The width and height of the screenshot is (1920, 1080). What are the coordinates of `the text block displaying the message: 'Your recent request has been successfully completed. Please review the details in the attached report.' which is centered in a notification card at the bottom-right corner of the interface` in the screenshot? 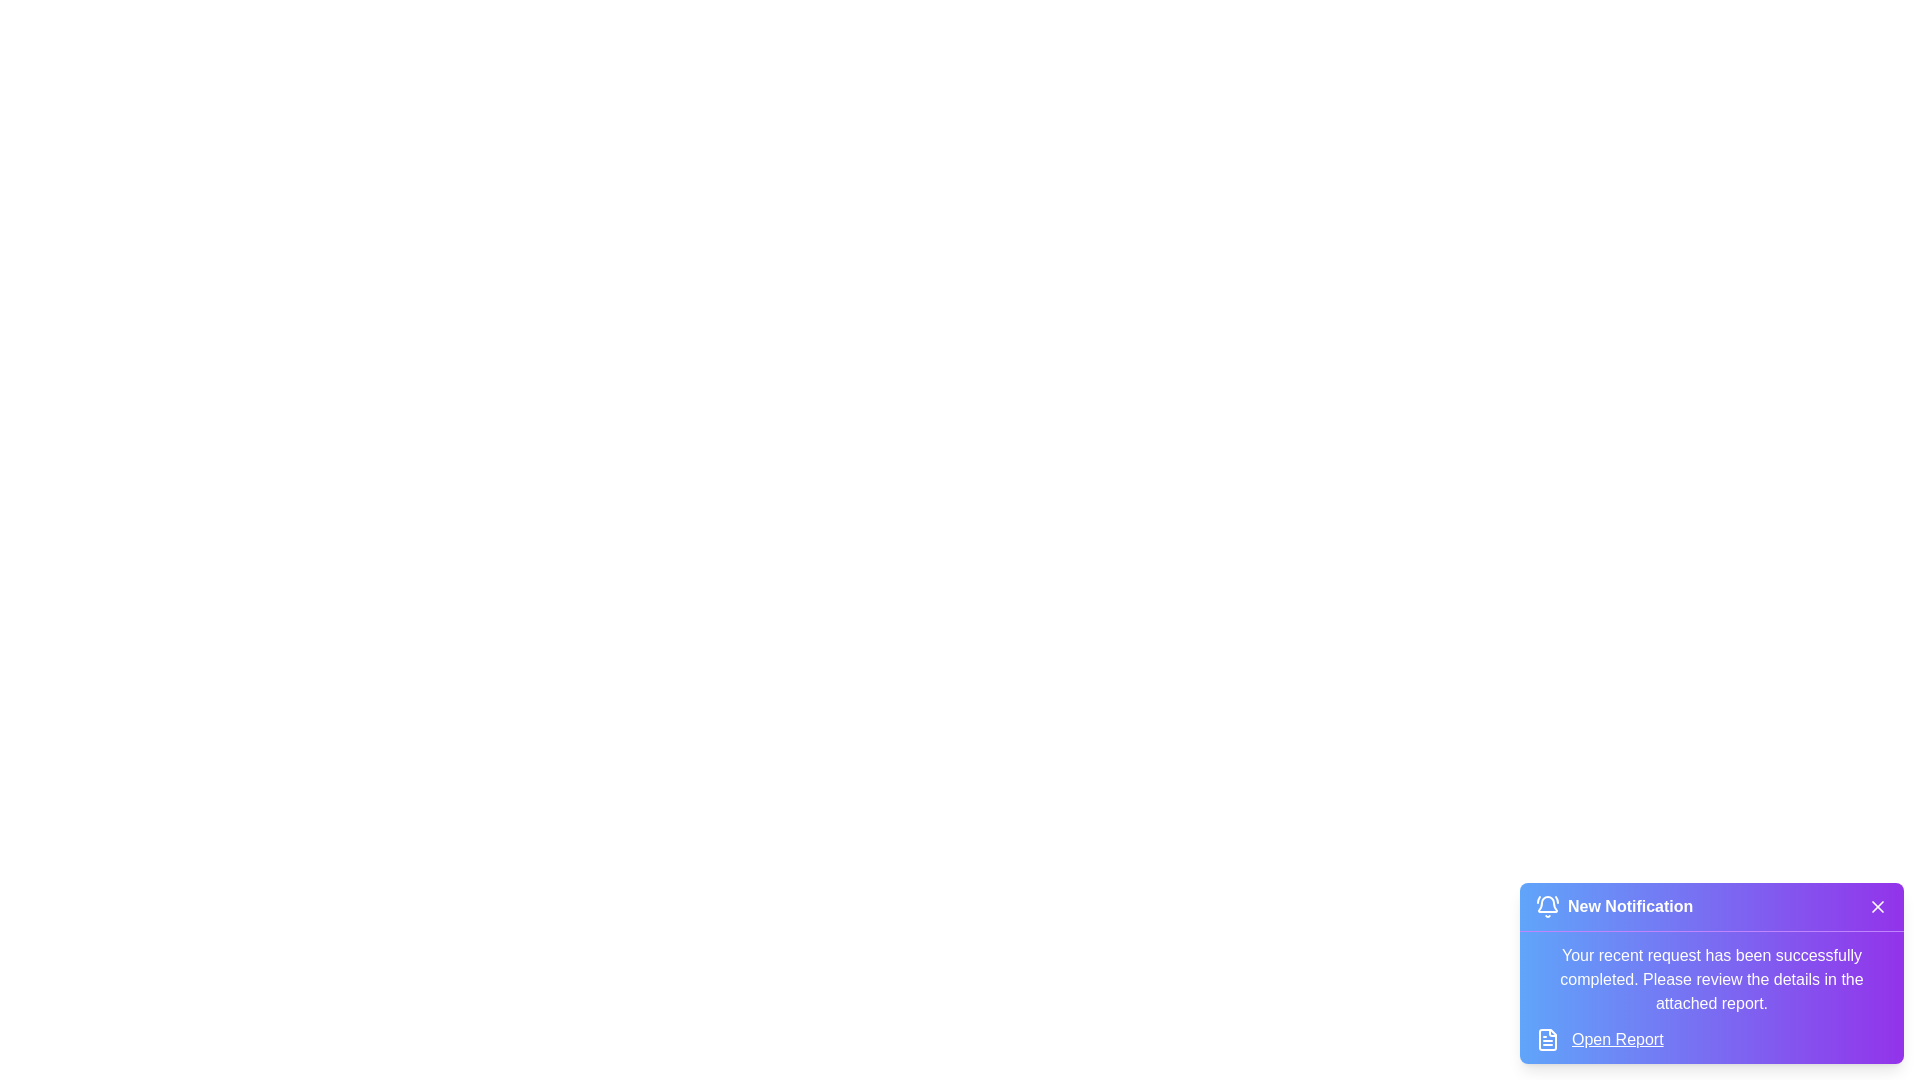 It's located at (1711, 978).